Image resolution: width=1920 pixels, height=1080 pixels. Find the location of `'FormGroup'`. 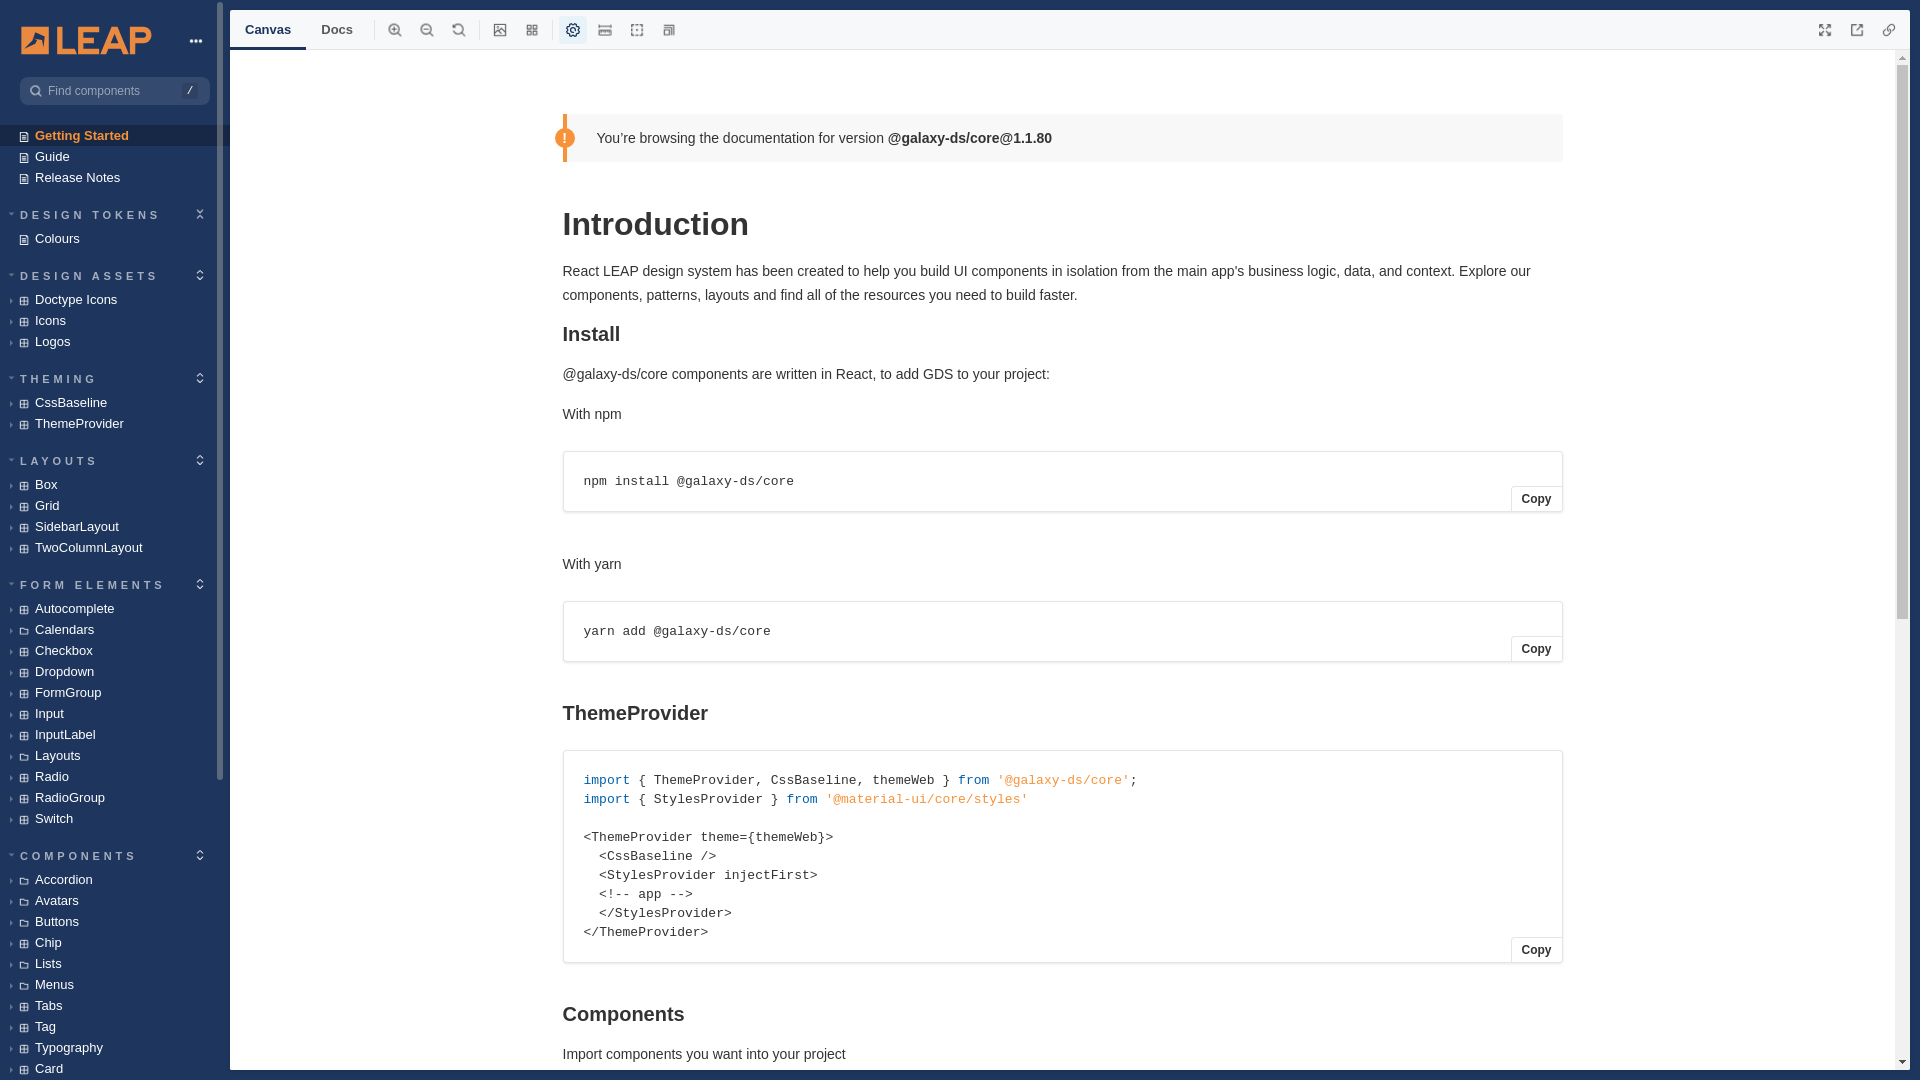

'FormGroup' is located at coordinates (114, 691).